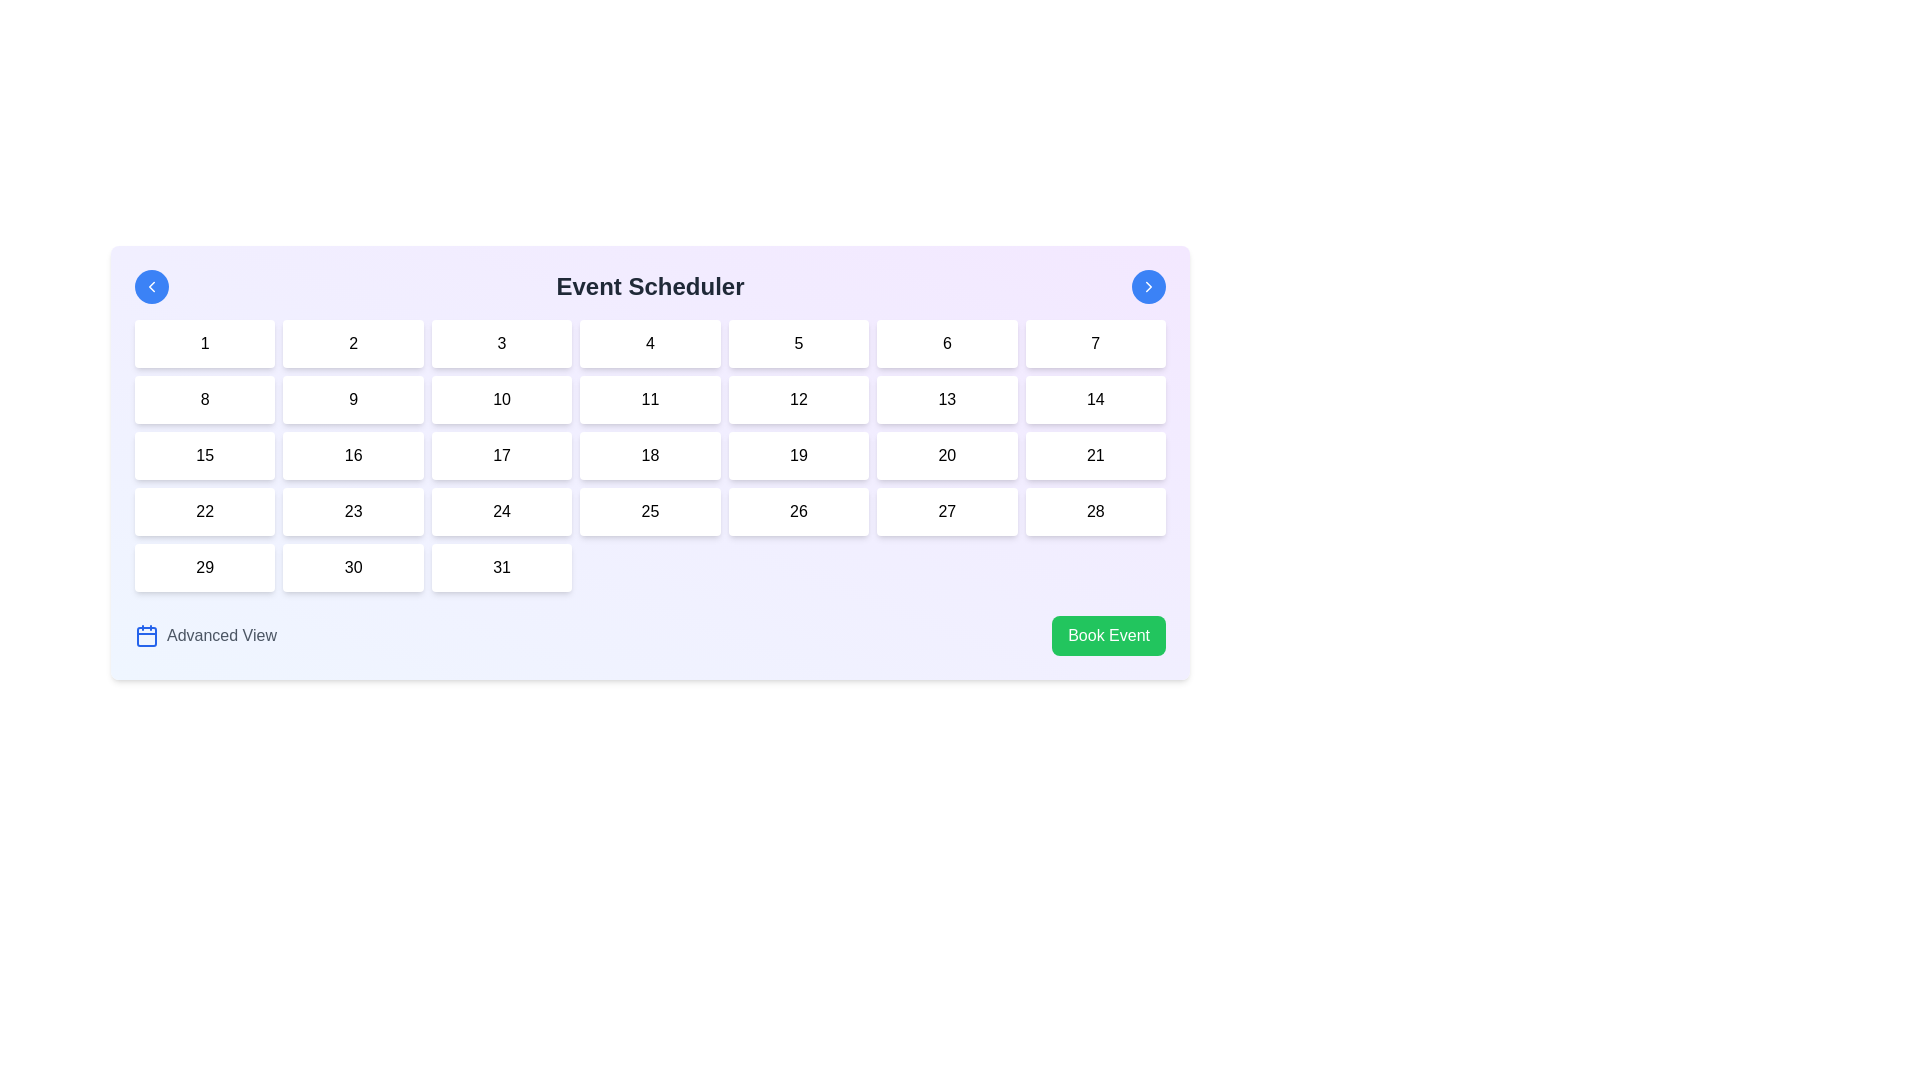 The image size is (1920, 1080). What do you see at coordinates (1094, 511) in the screenshot?
I see `the button representing day 28 in the calendar interface` at bounding box center [1094, 511].